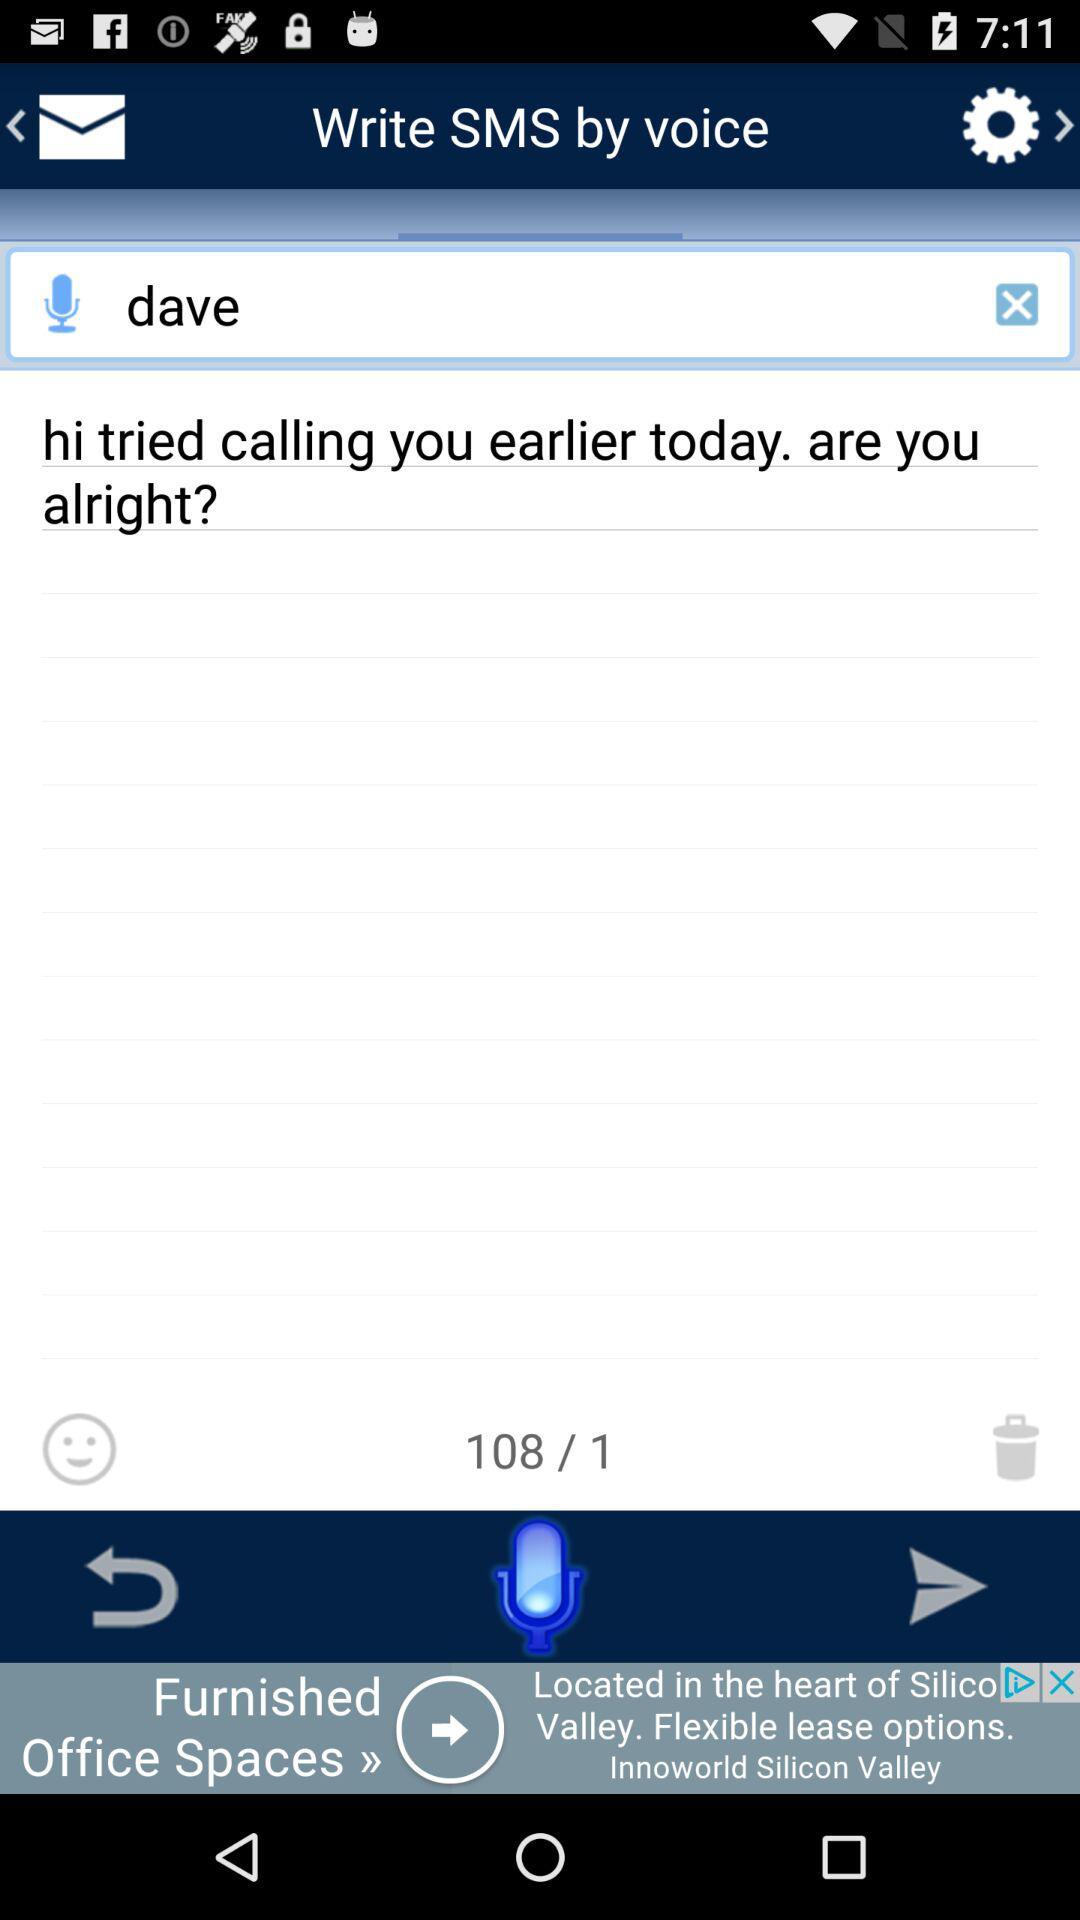 The image size is (1080, 1920). What do you see at coordinates (77, 124) in the screenshot?
I see `go back` at bounding box center [77, 124].